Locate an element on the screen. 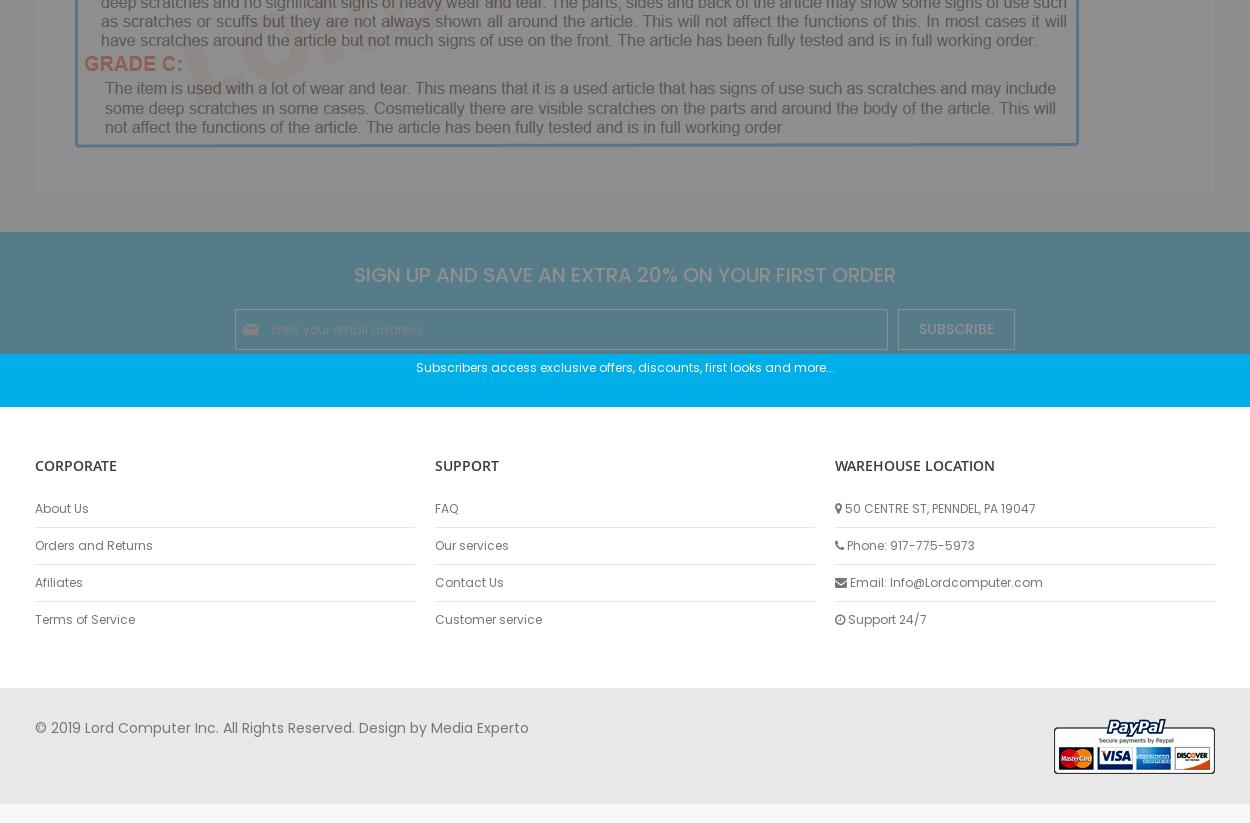  'Email: Info@Lordcomputer.com' is located at coordinates (848, 581).